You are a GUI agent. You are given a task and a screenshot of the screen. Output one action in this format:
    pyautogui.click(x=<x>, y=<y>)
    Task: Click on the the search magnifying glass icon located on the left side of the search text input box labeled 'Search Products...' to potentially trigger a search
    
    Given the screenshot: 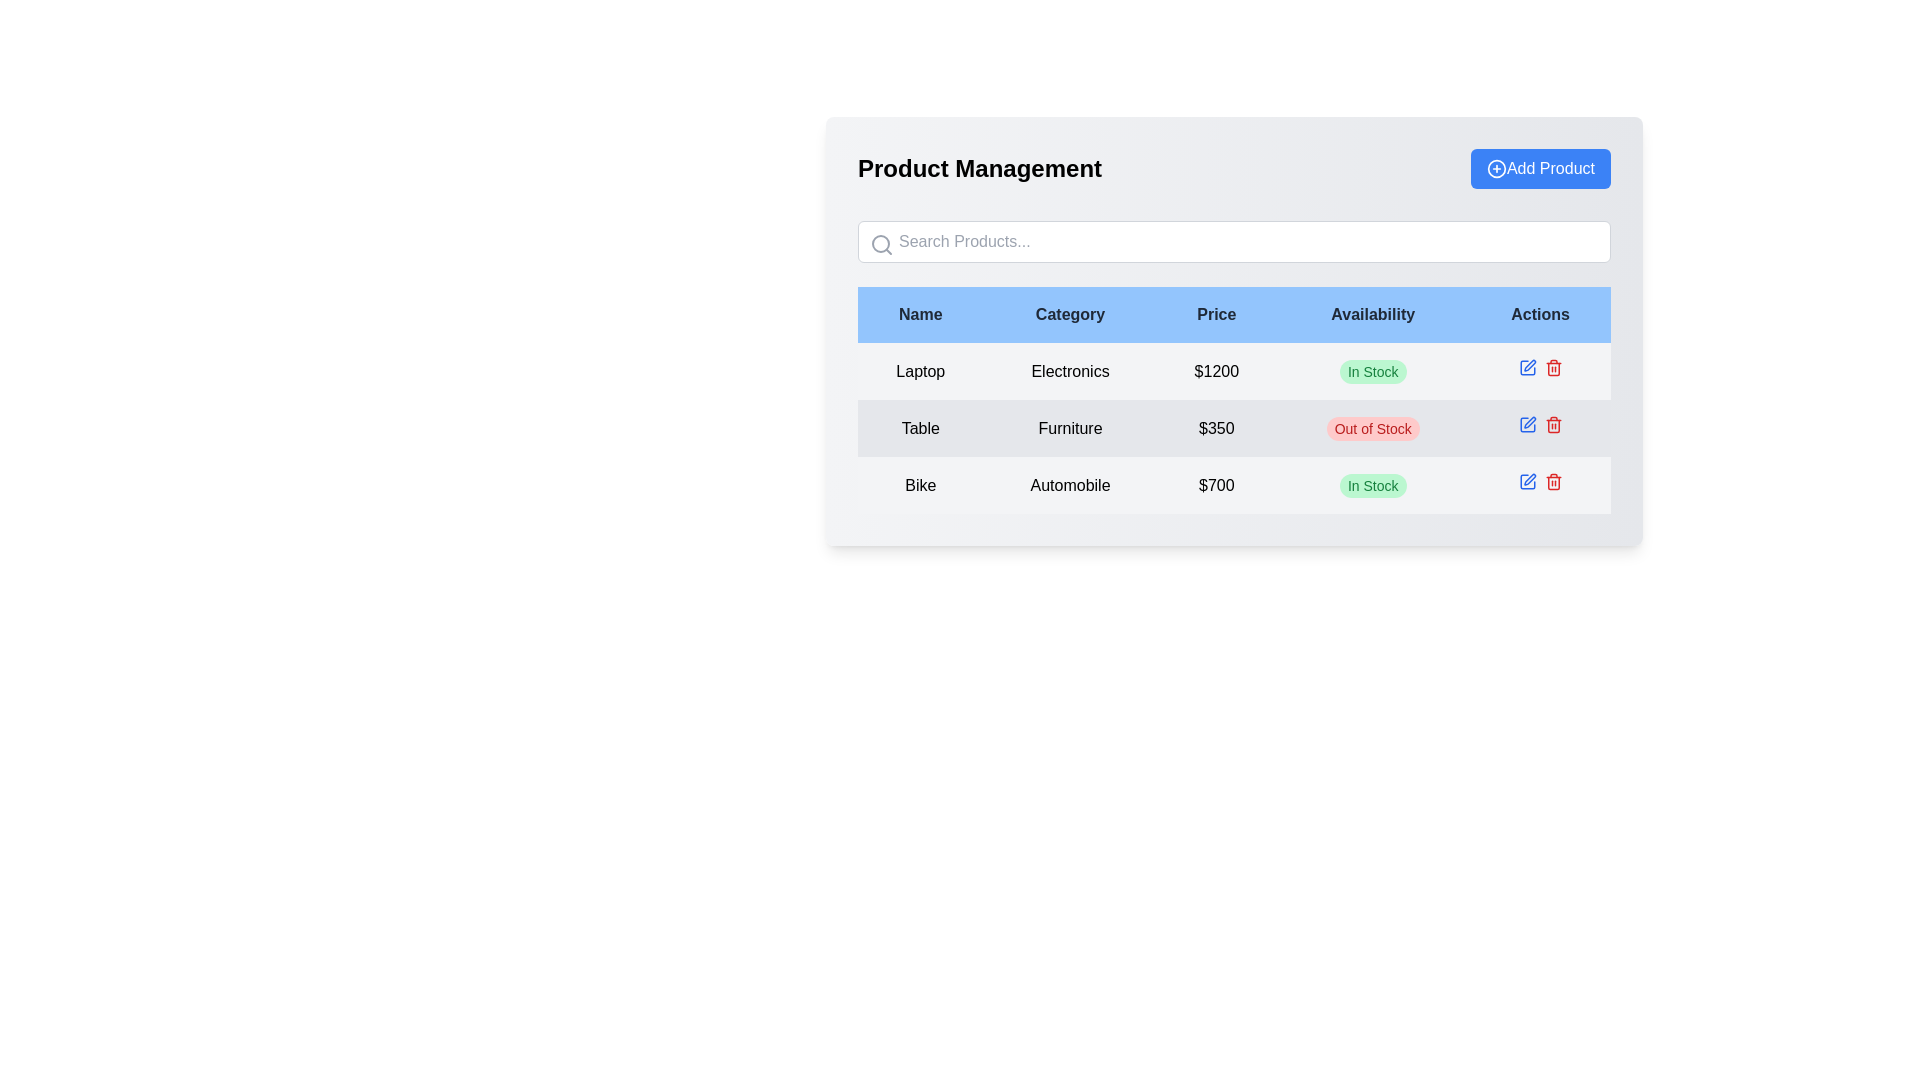 What is the action you would take?
    pyautogui.click(x=881, y=244)
    